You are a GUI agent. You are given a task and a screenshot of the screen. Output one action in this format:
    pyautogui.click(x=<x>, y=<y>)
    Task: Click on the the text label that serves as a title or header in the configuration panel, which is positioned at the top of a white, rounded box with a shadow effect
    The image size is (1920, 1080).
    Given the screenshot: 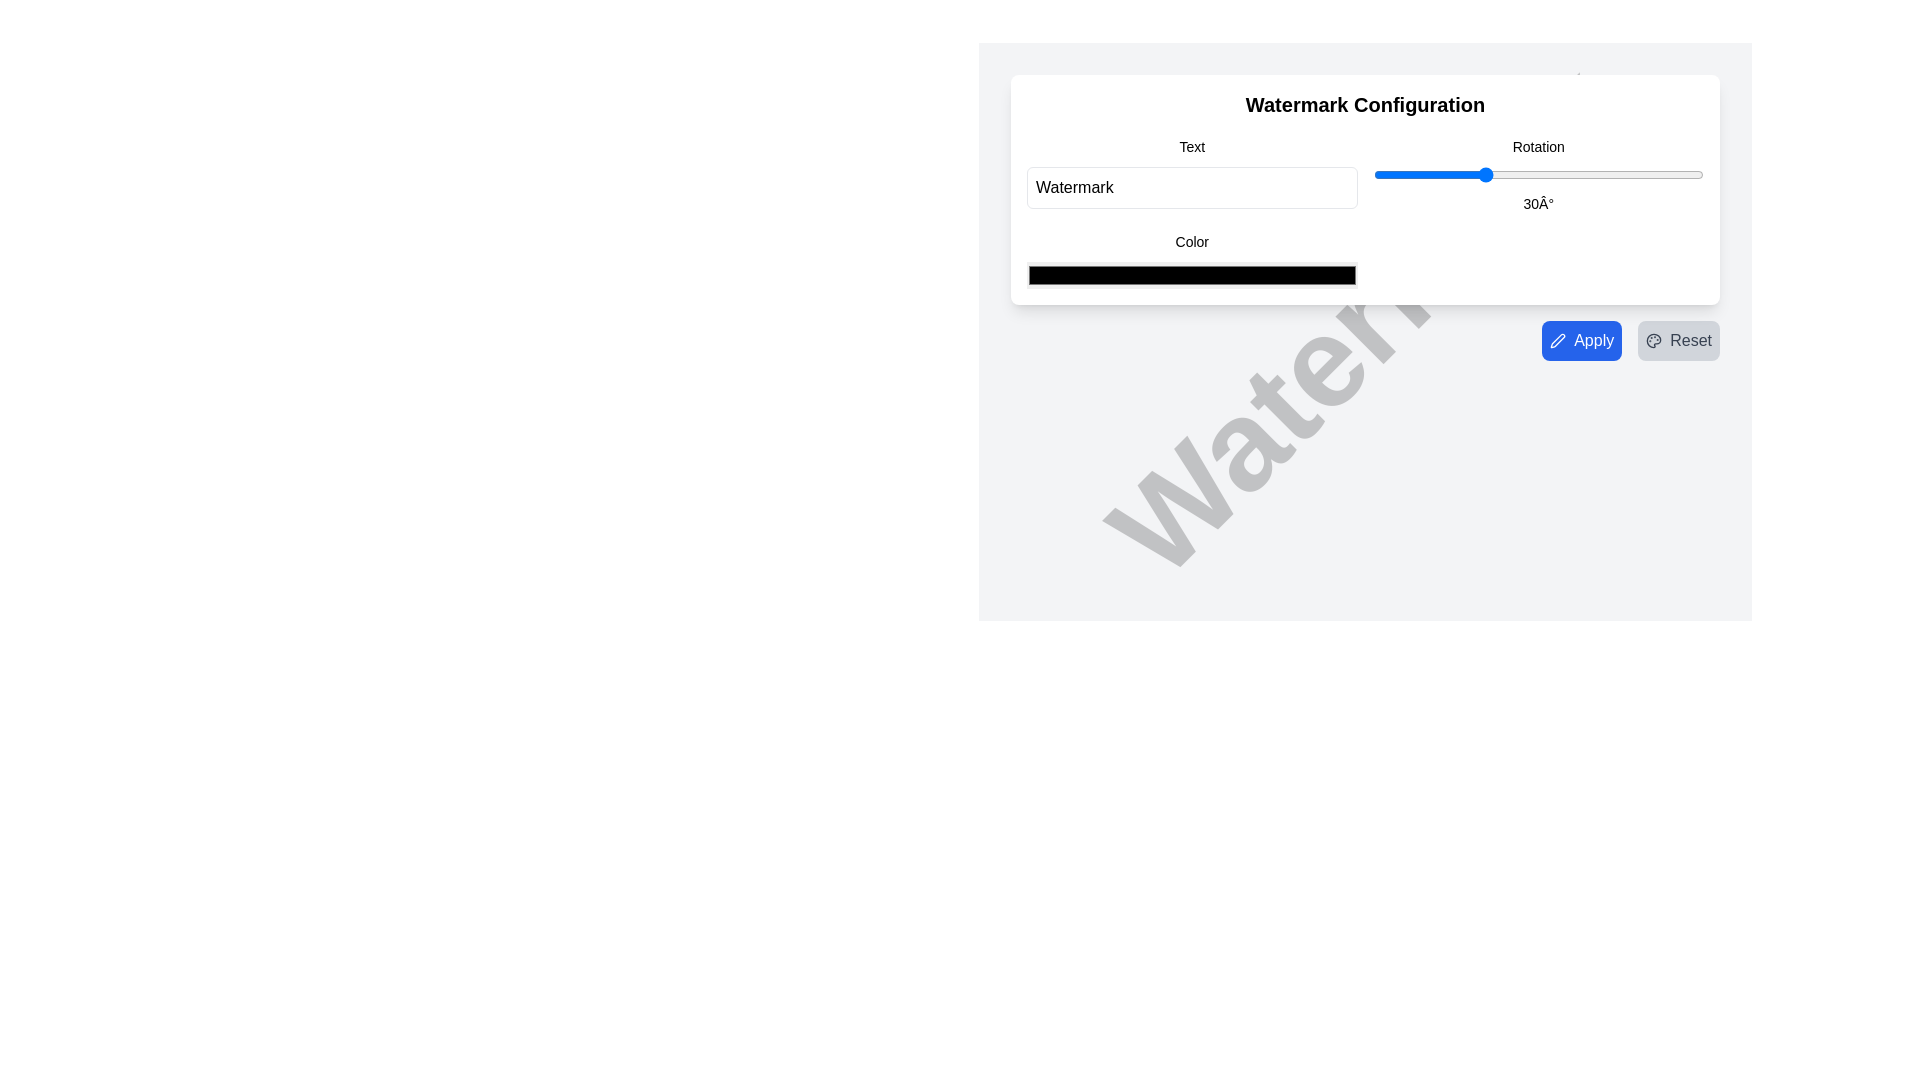 What is the action you would take?
    pyautogui.click(x=1364, y=104)
    